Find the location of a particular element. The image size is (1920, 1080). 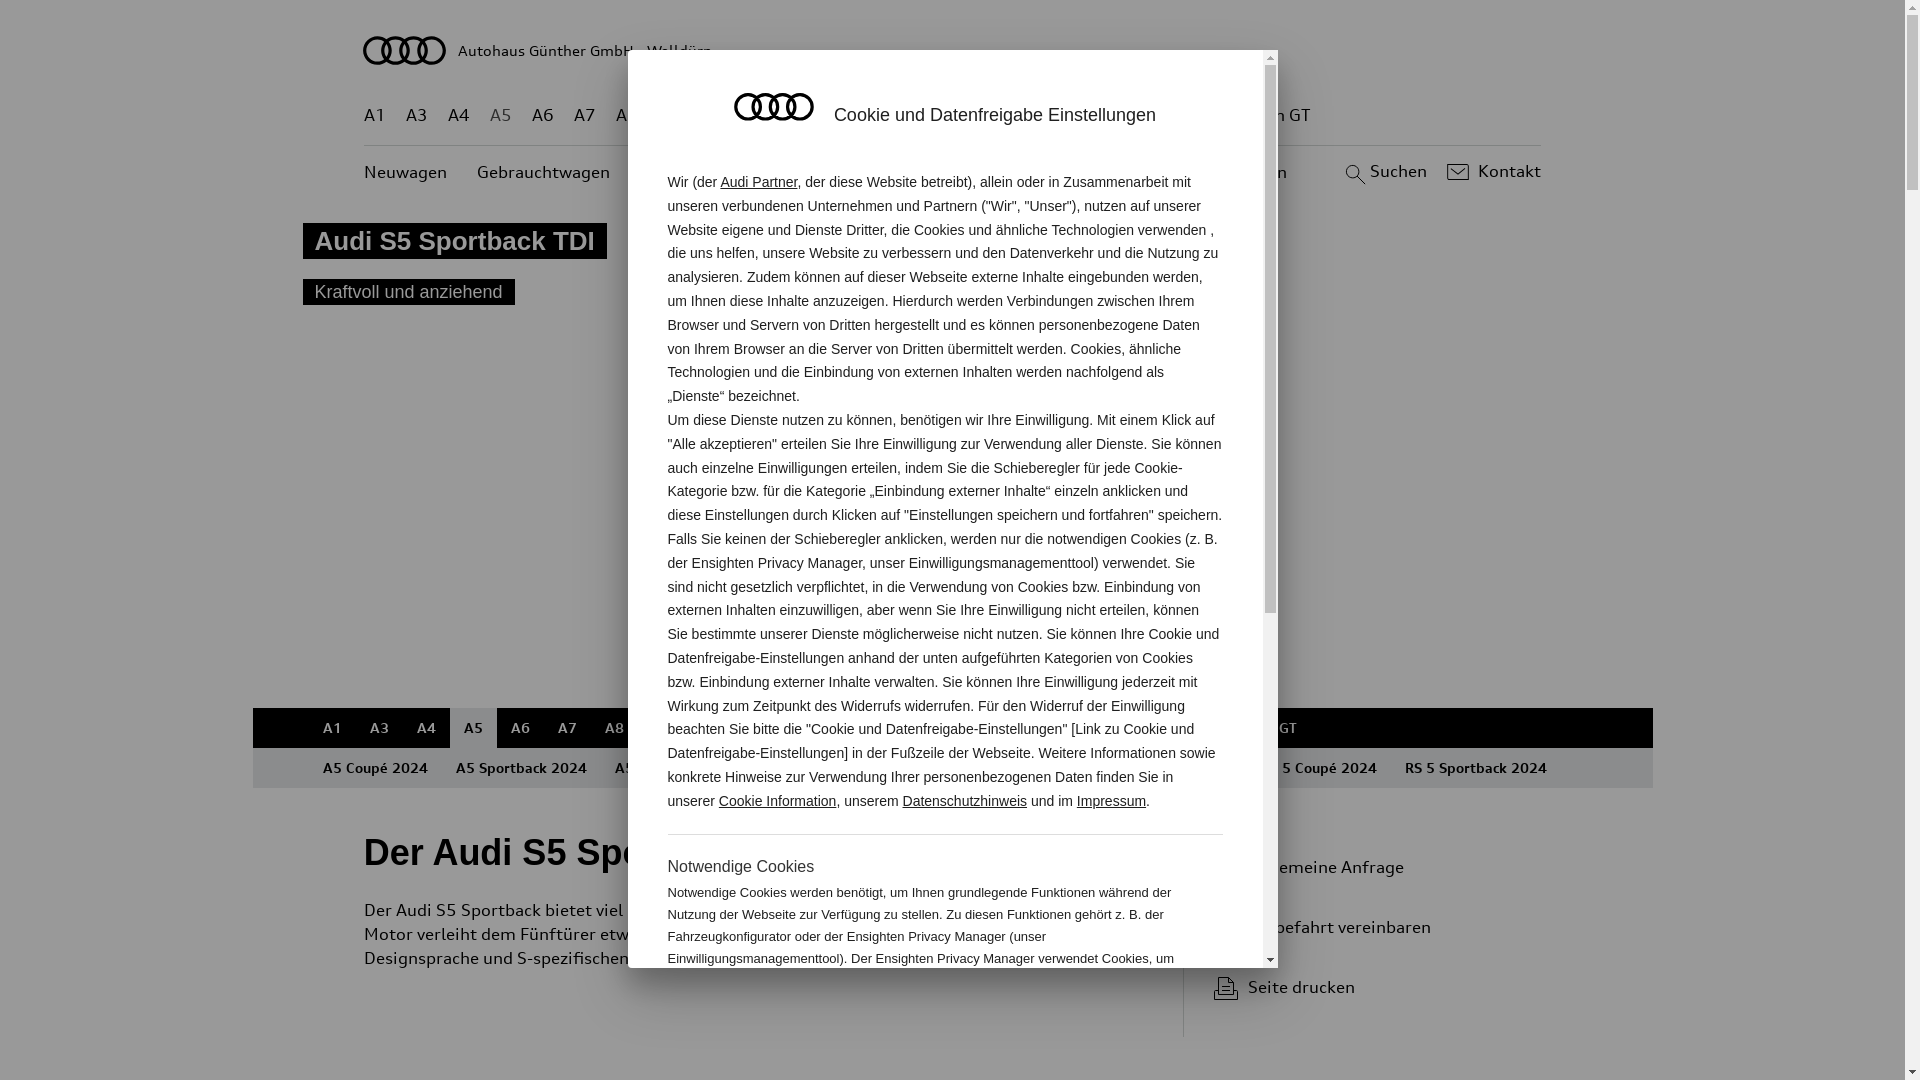

'Allgemeine Anfrage' is located at coordinates (1368, 866).